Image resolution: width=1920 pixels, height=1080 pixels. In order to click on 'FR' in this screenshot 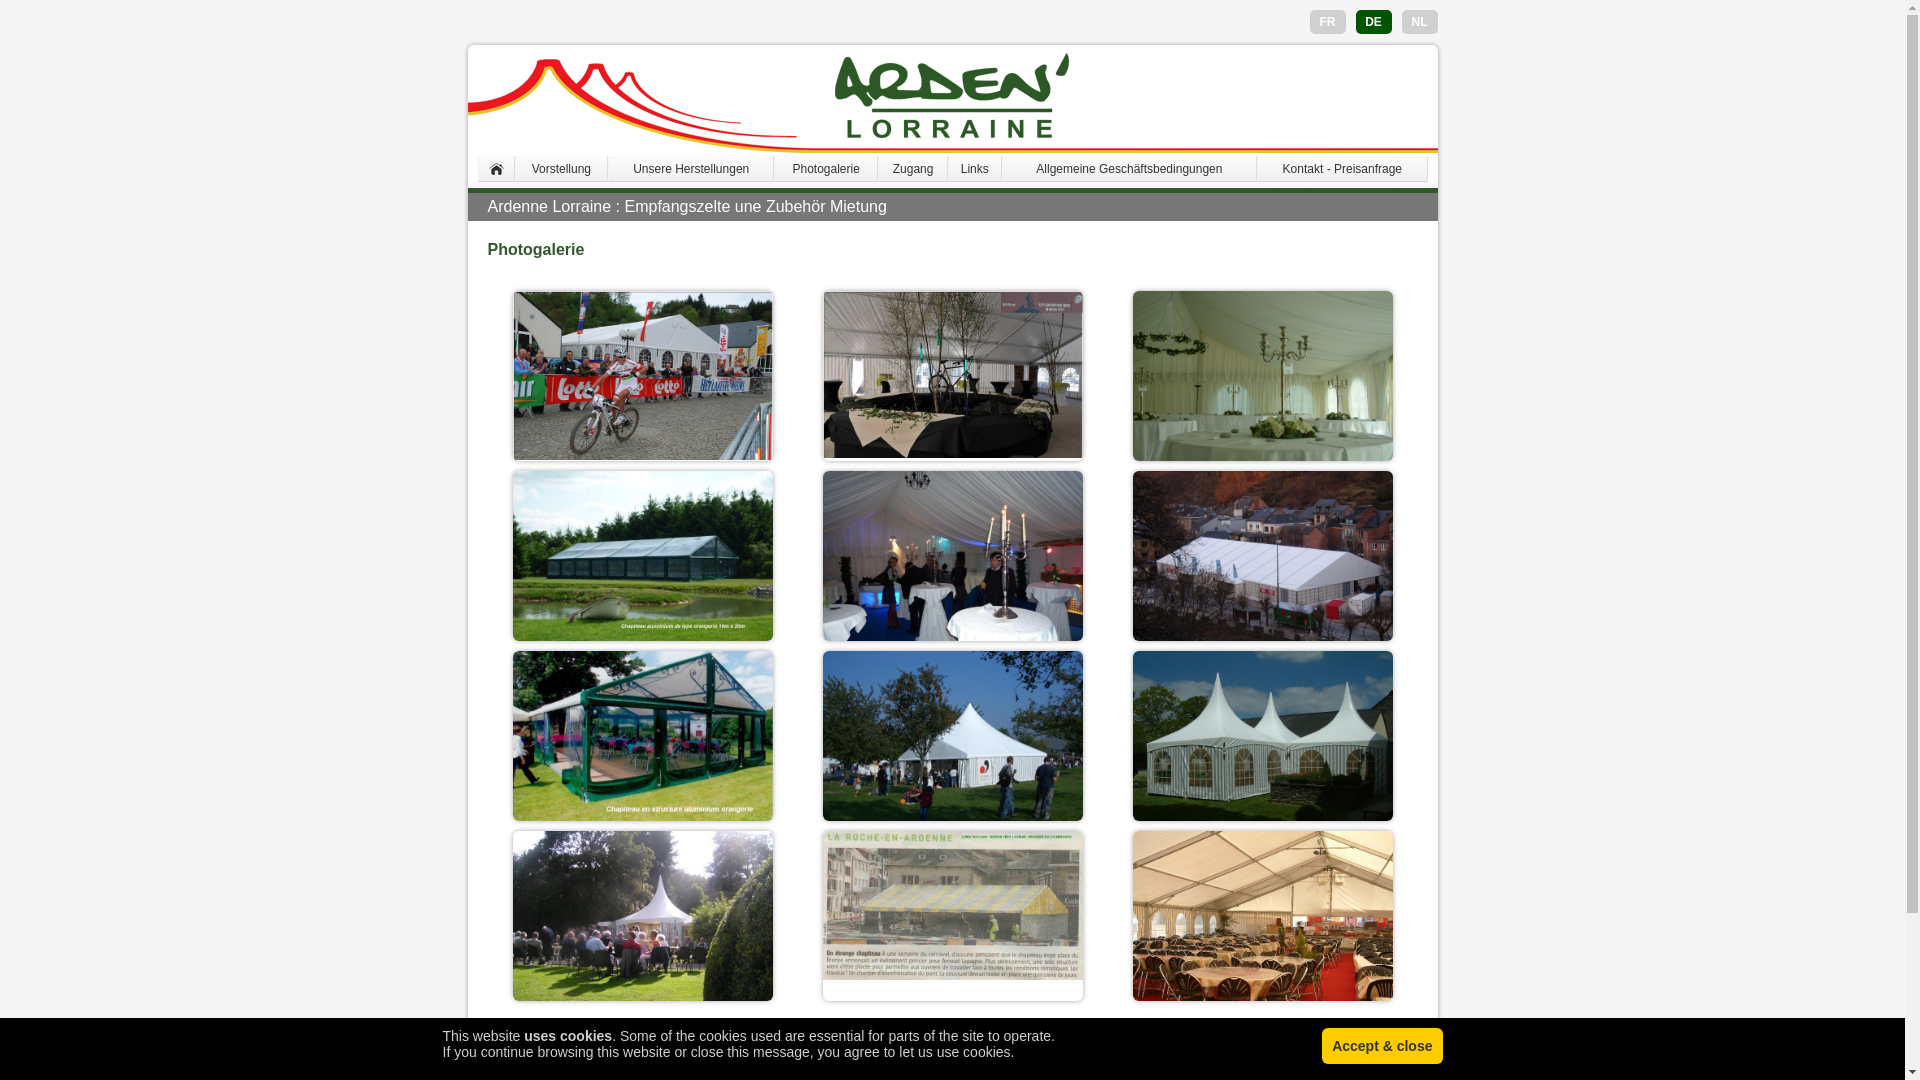, I will do `click(1320, 22)`.